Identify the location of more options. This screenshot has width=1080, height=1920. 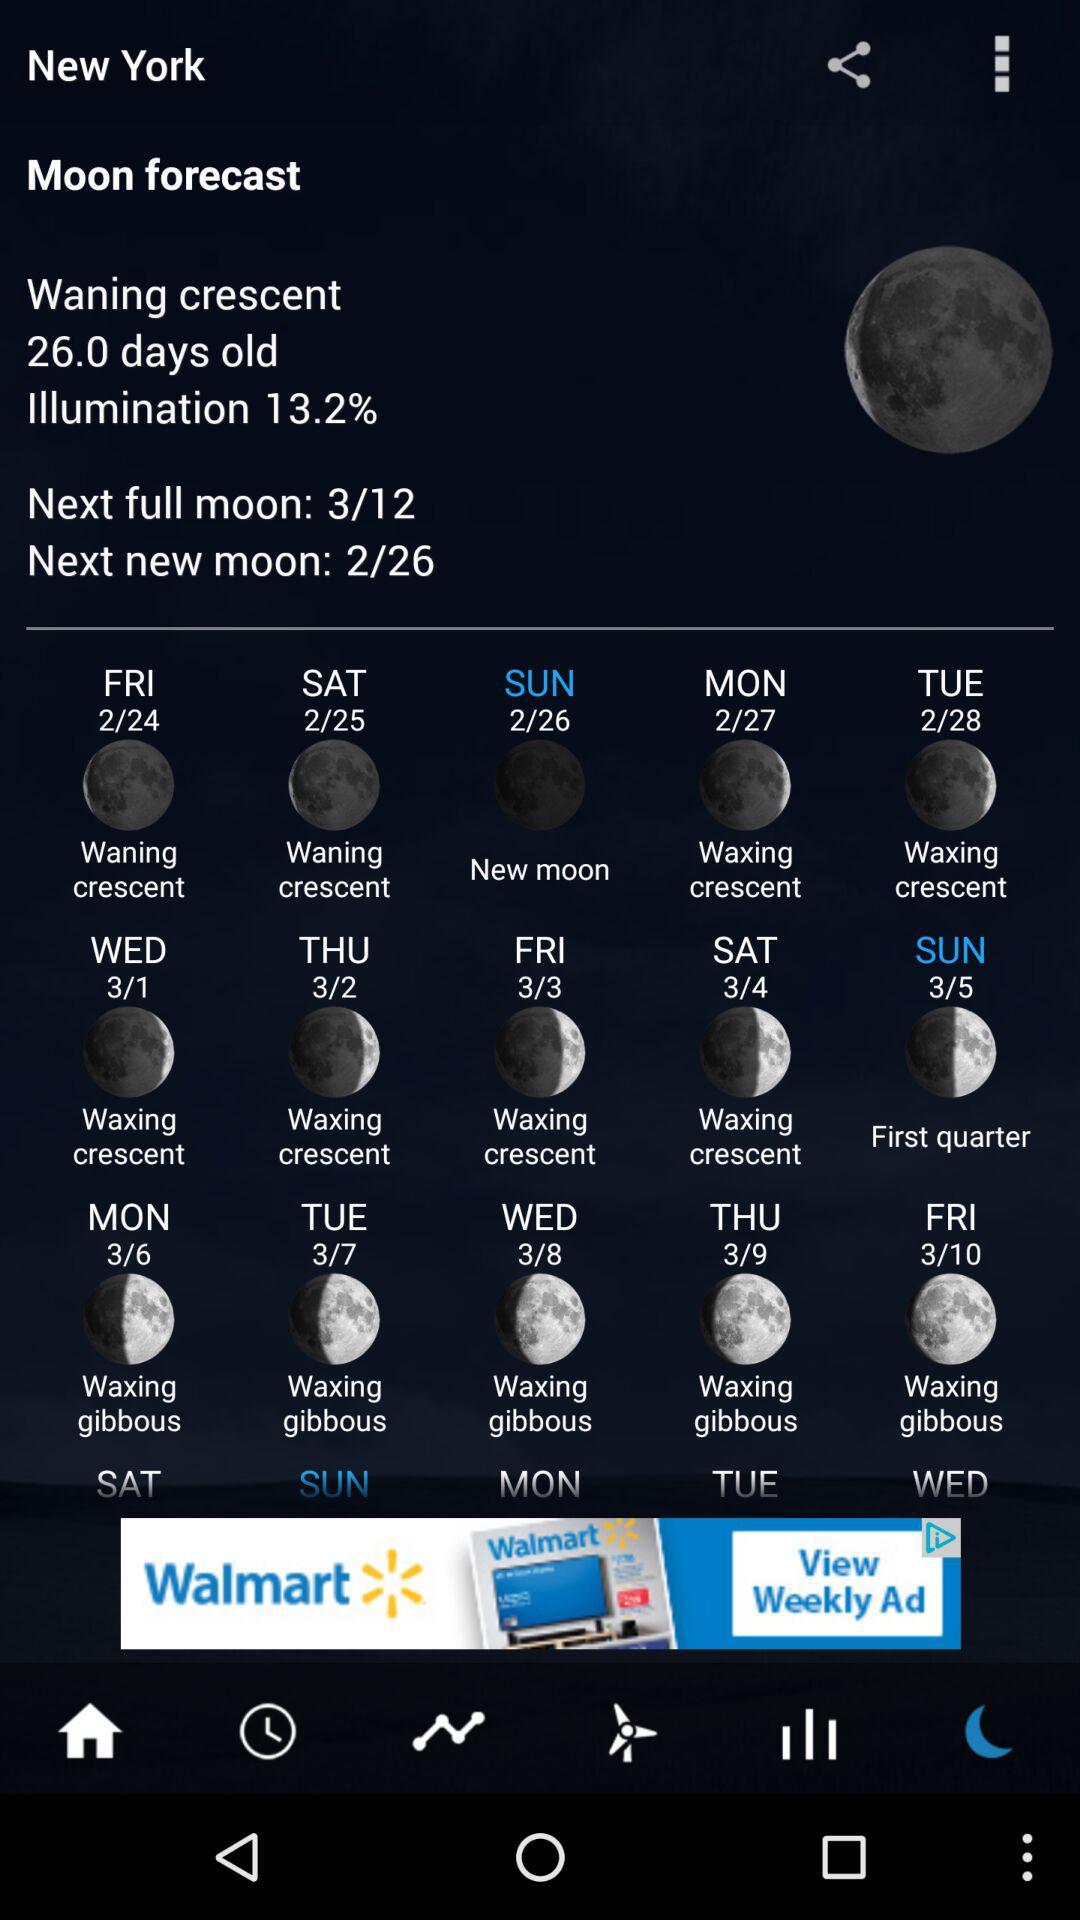
(1002, 63).